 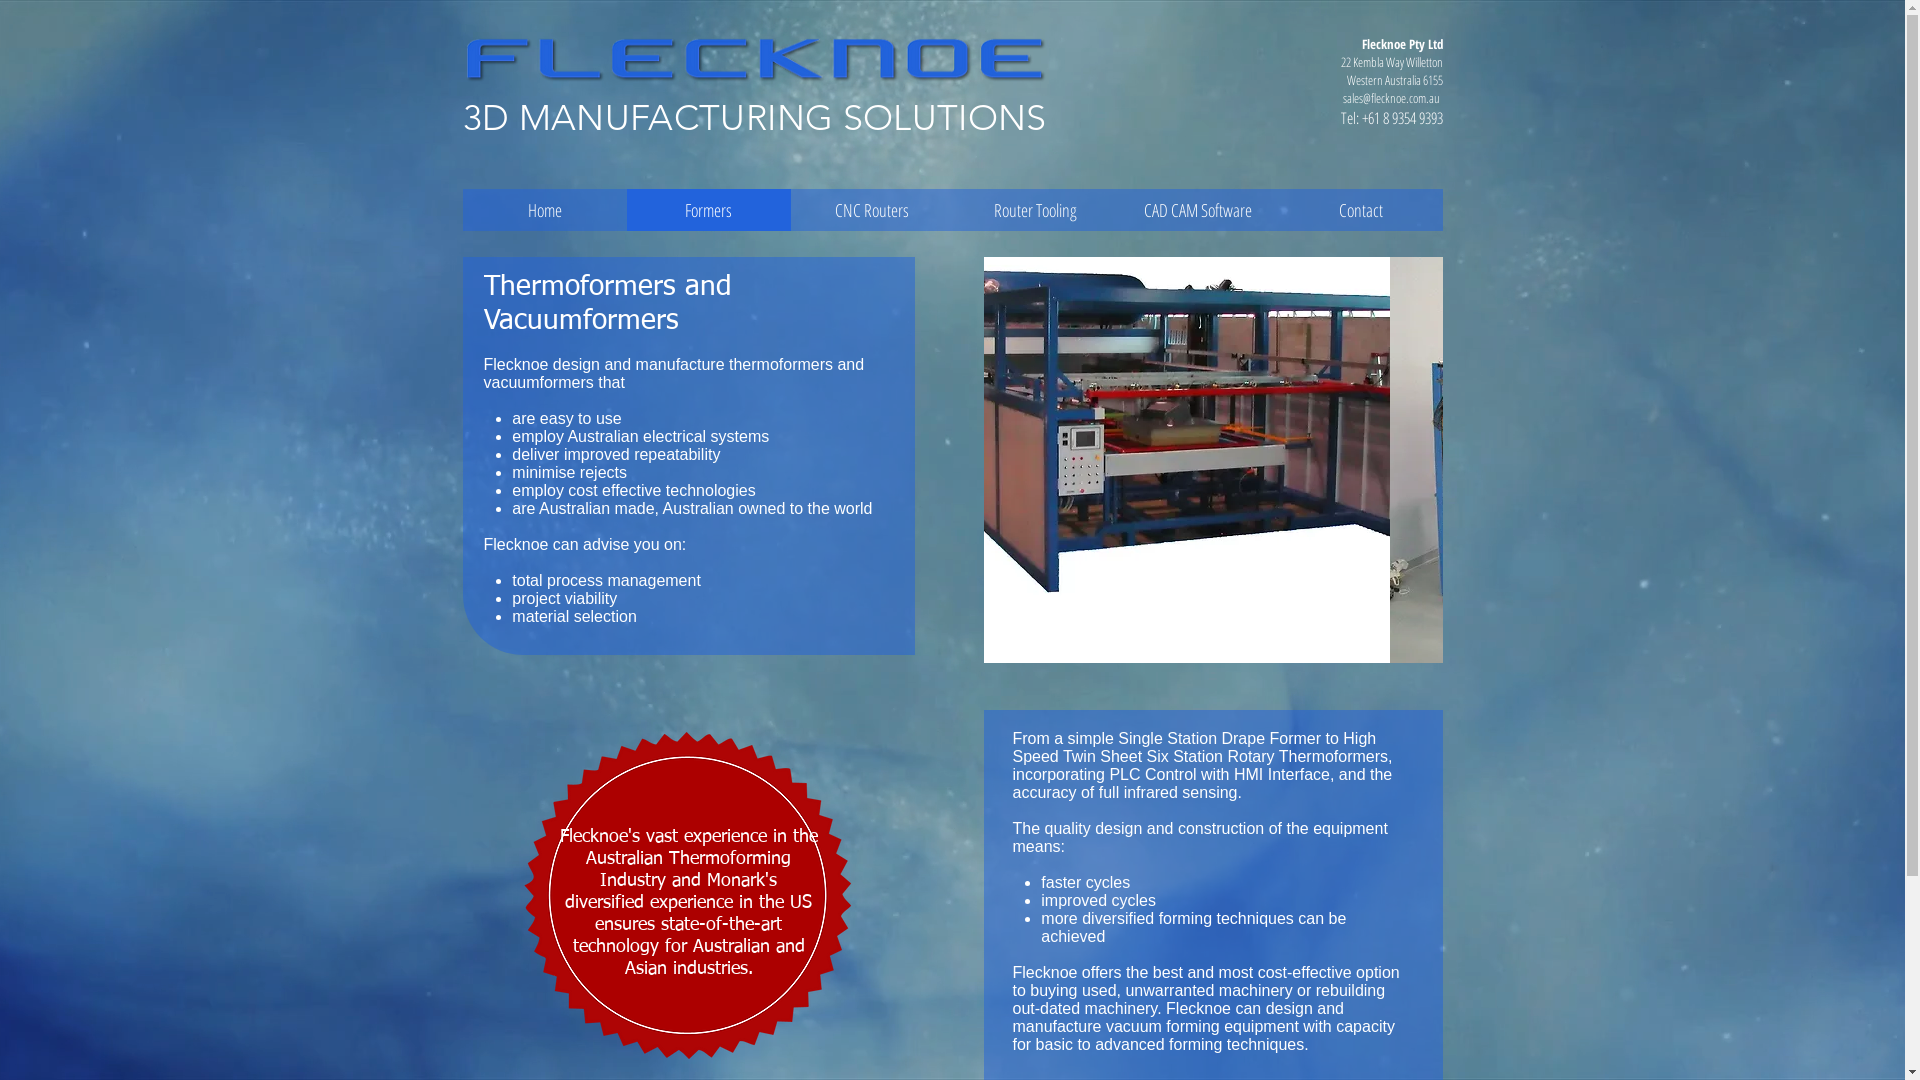 What do you see at coordinates (1389, 97) in the screenshot?
I see `'sales@flecknoe.com.au'` at bounding box center [1389, 97].